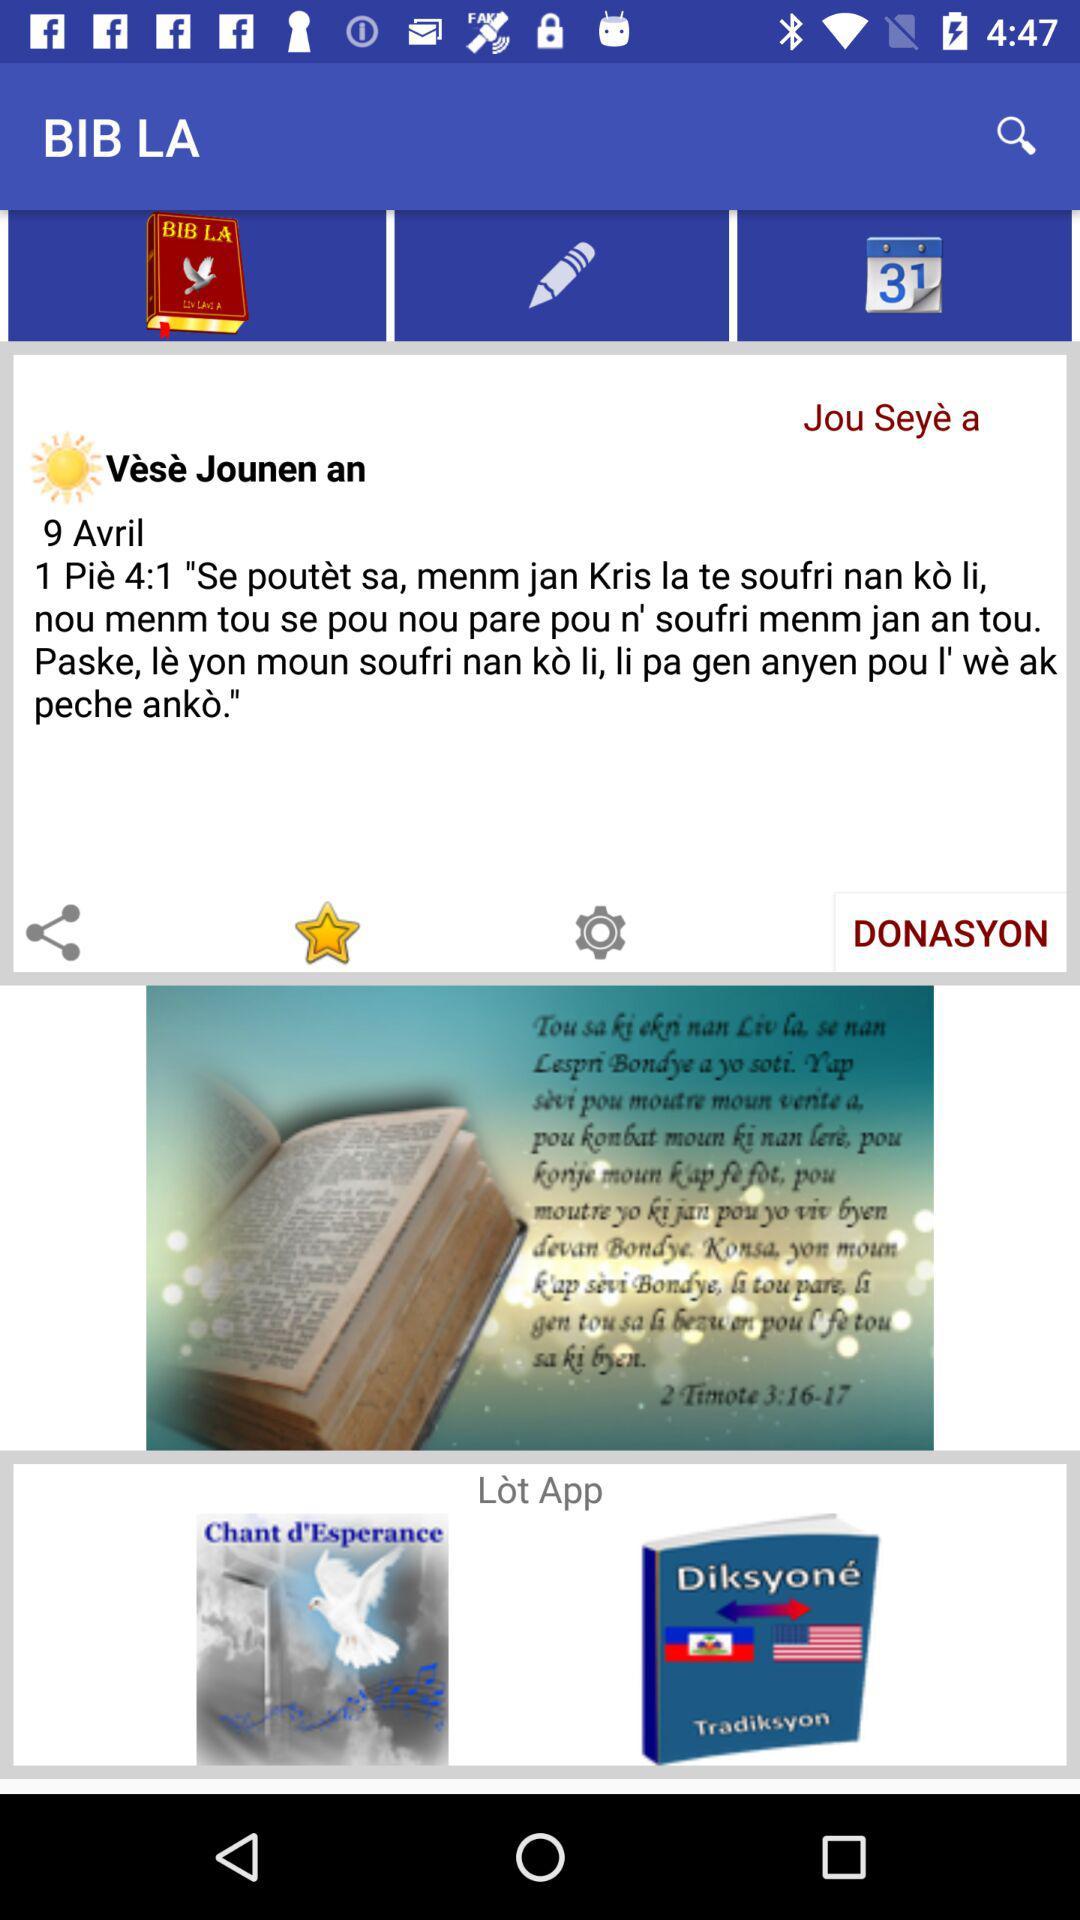 The image size is (1080, 1920). Describe the element at coordinates (51, 931) in the screenshot. I see `the share icon` at that location.